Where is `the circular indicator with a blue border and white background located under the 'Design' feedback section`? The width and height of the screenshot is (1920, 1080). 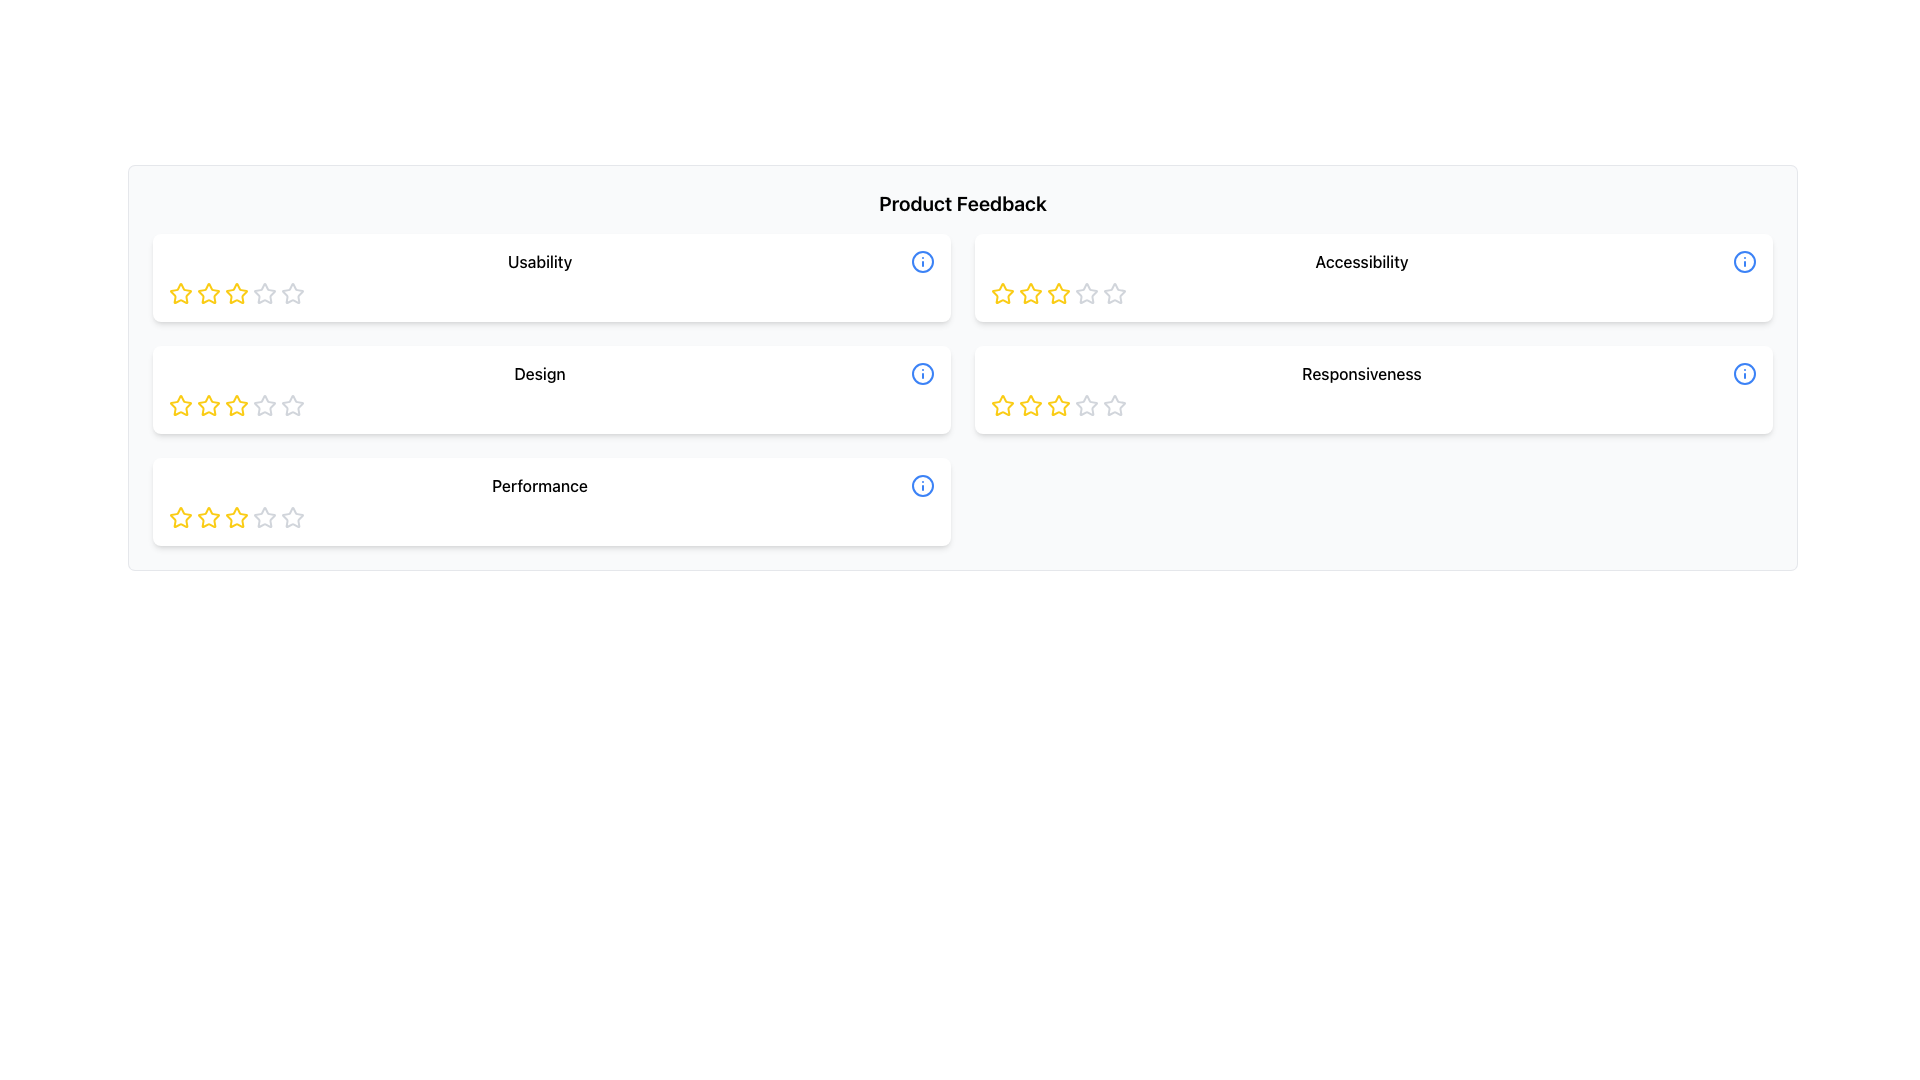
the circular indicator with a blue border and white background located under the 'Design' feedback section is located at coordinates (921, 374).